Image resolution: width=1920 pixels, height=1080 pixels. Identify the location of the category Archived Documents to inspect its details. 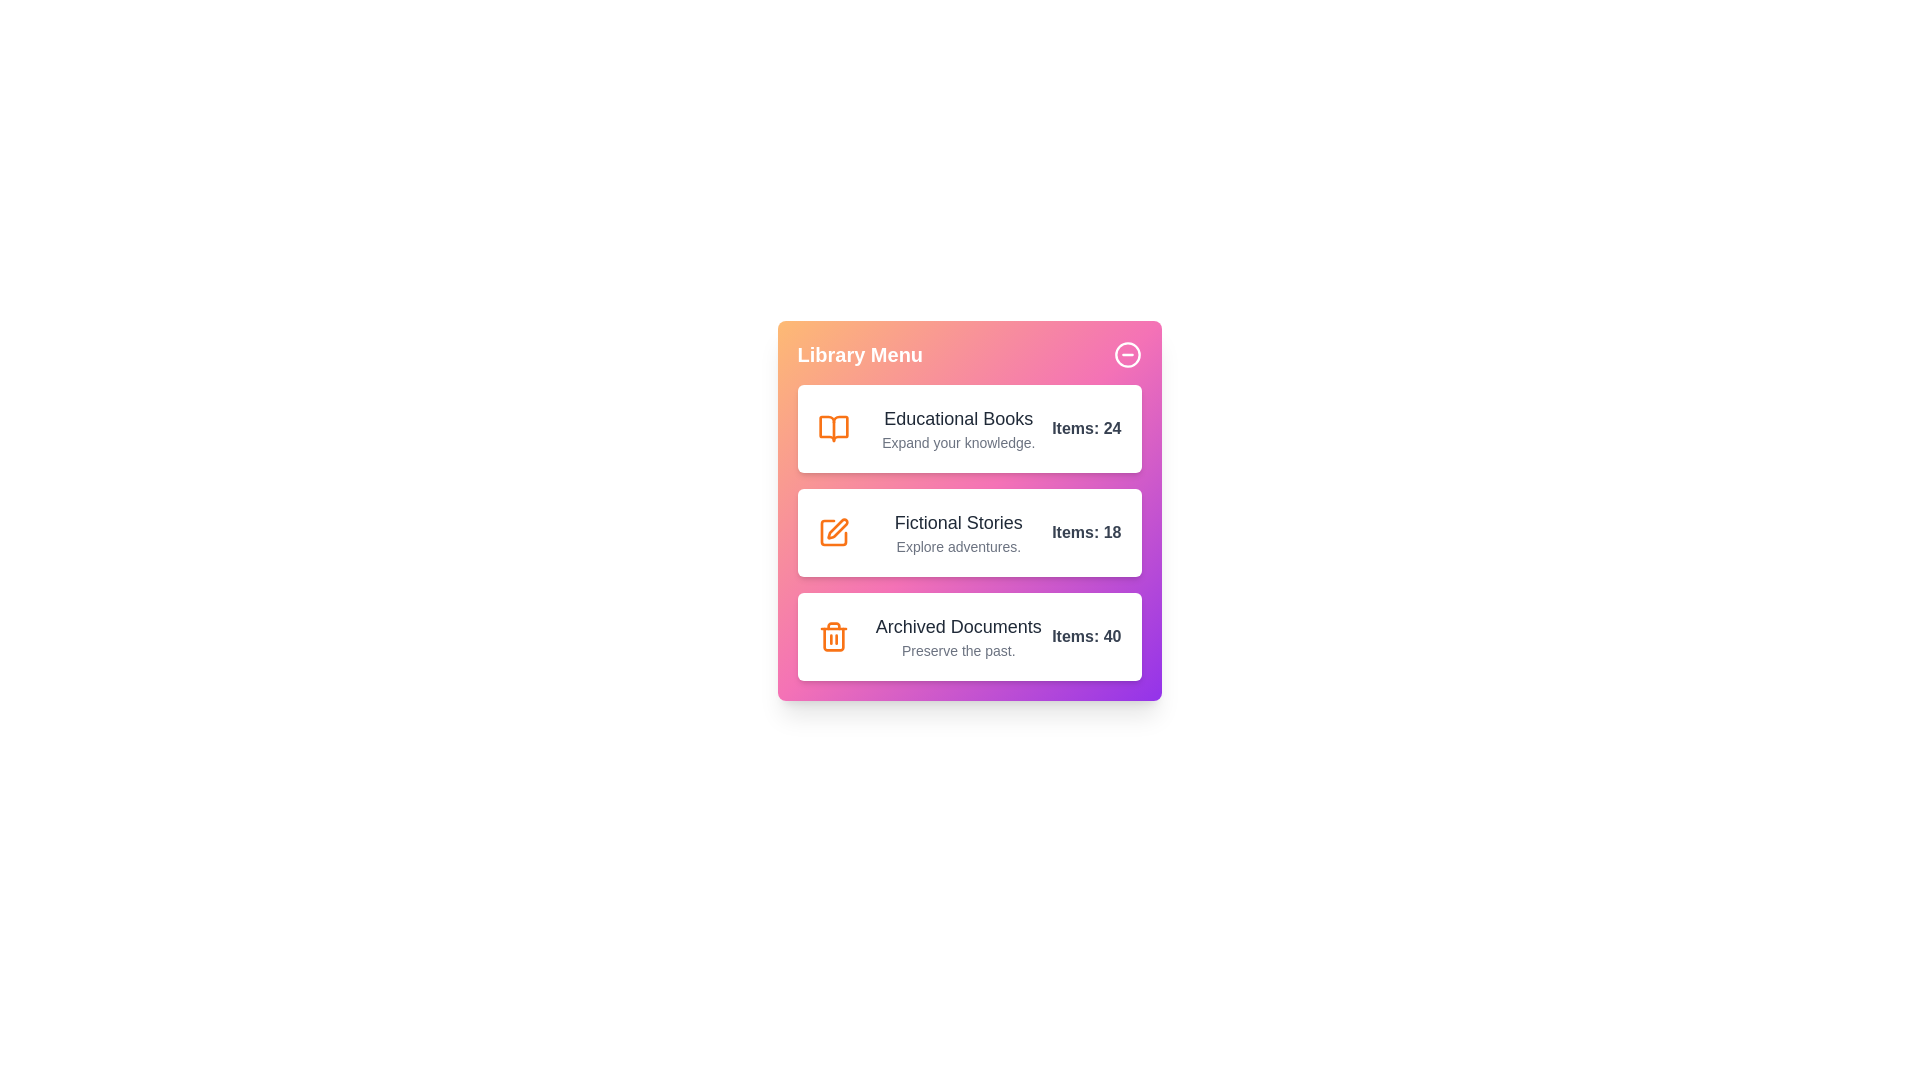
(969, 636).